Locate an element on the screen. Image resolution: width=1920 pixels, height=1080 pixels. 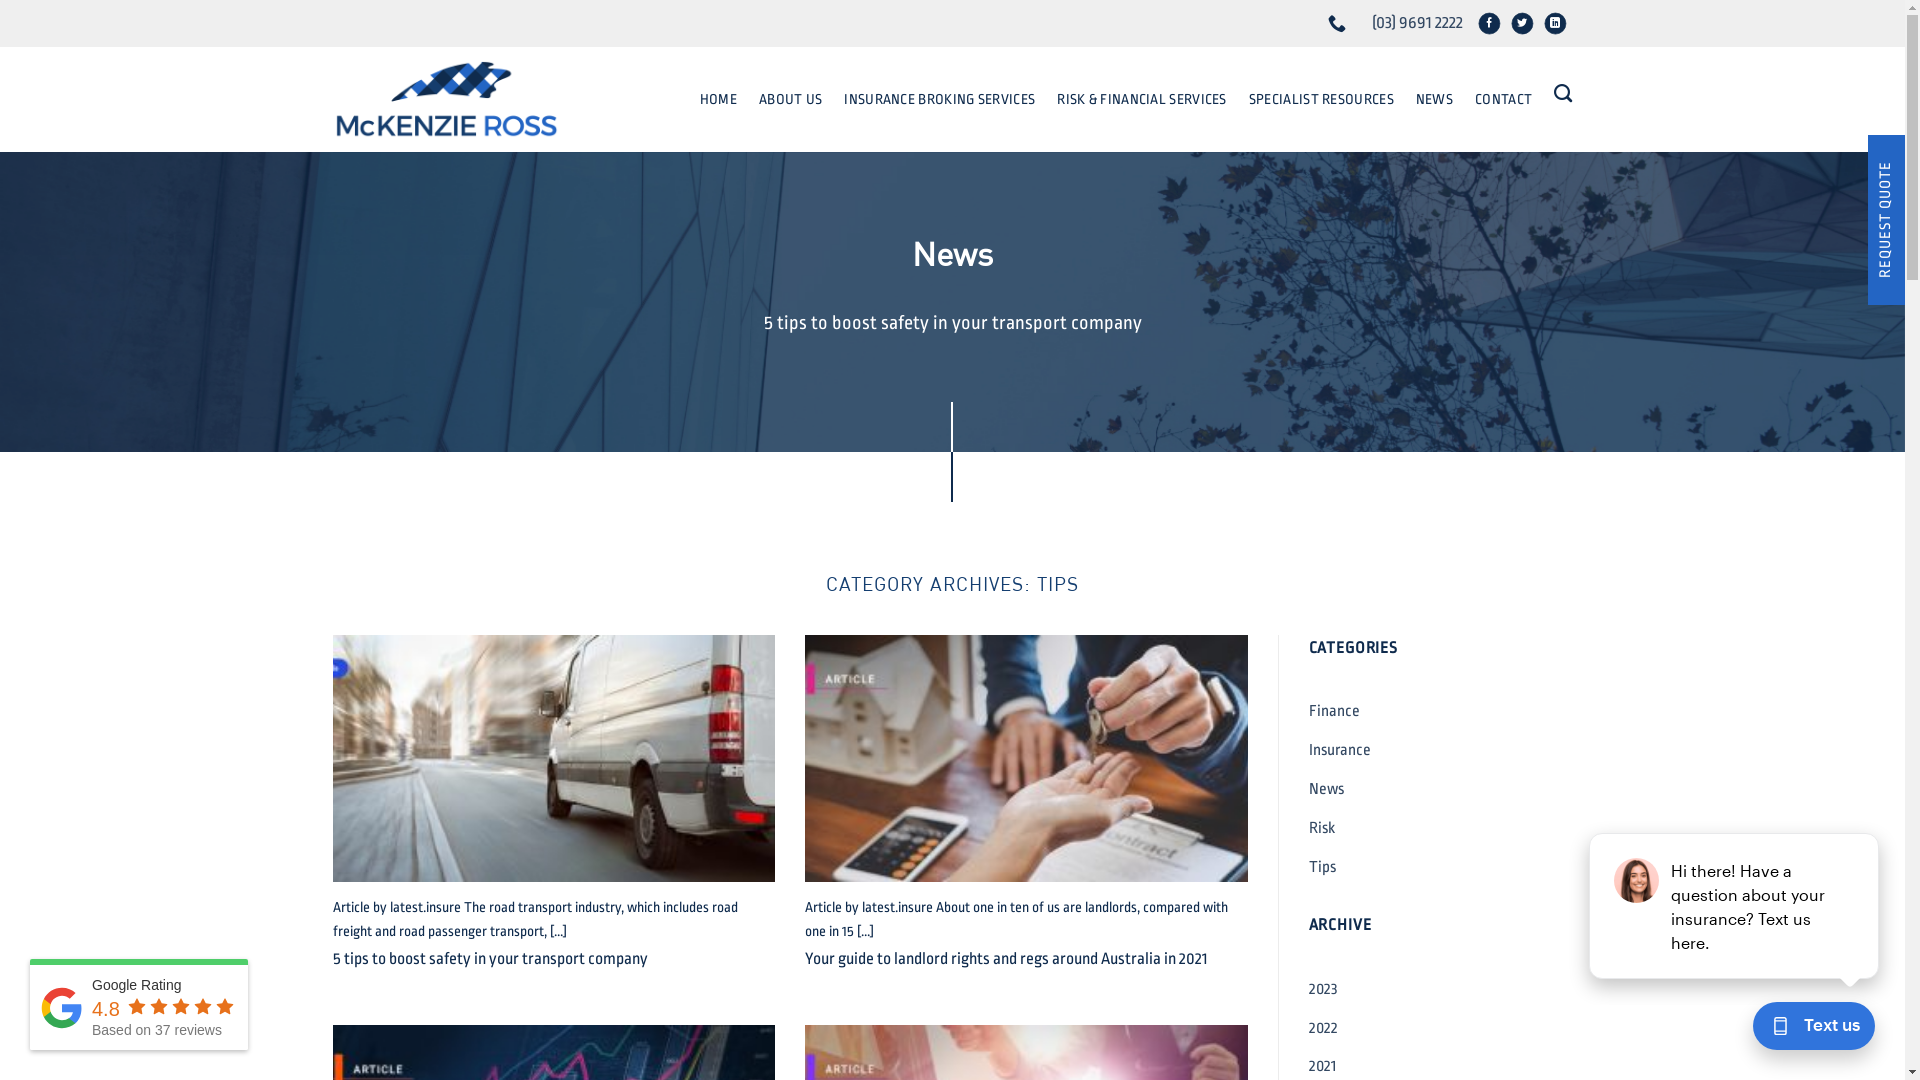
'5 tips to boost safety in your transport company' is located at coordinates (489, 958).